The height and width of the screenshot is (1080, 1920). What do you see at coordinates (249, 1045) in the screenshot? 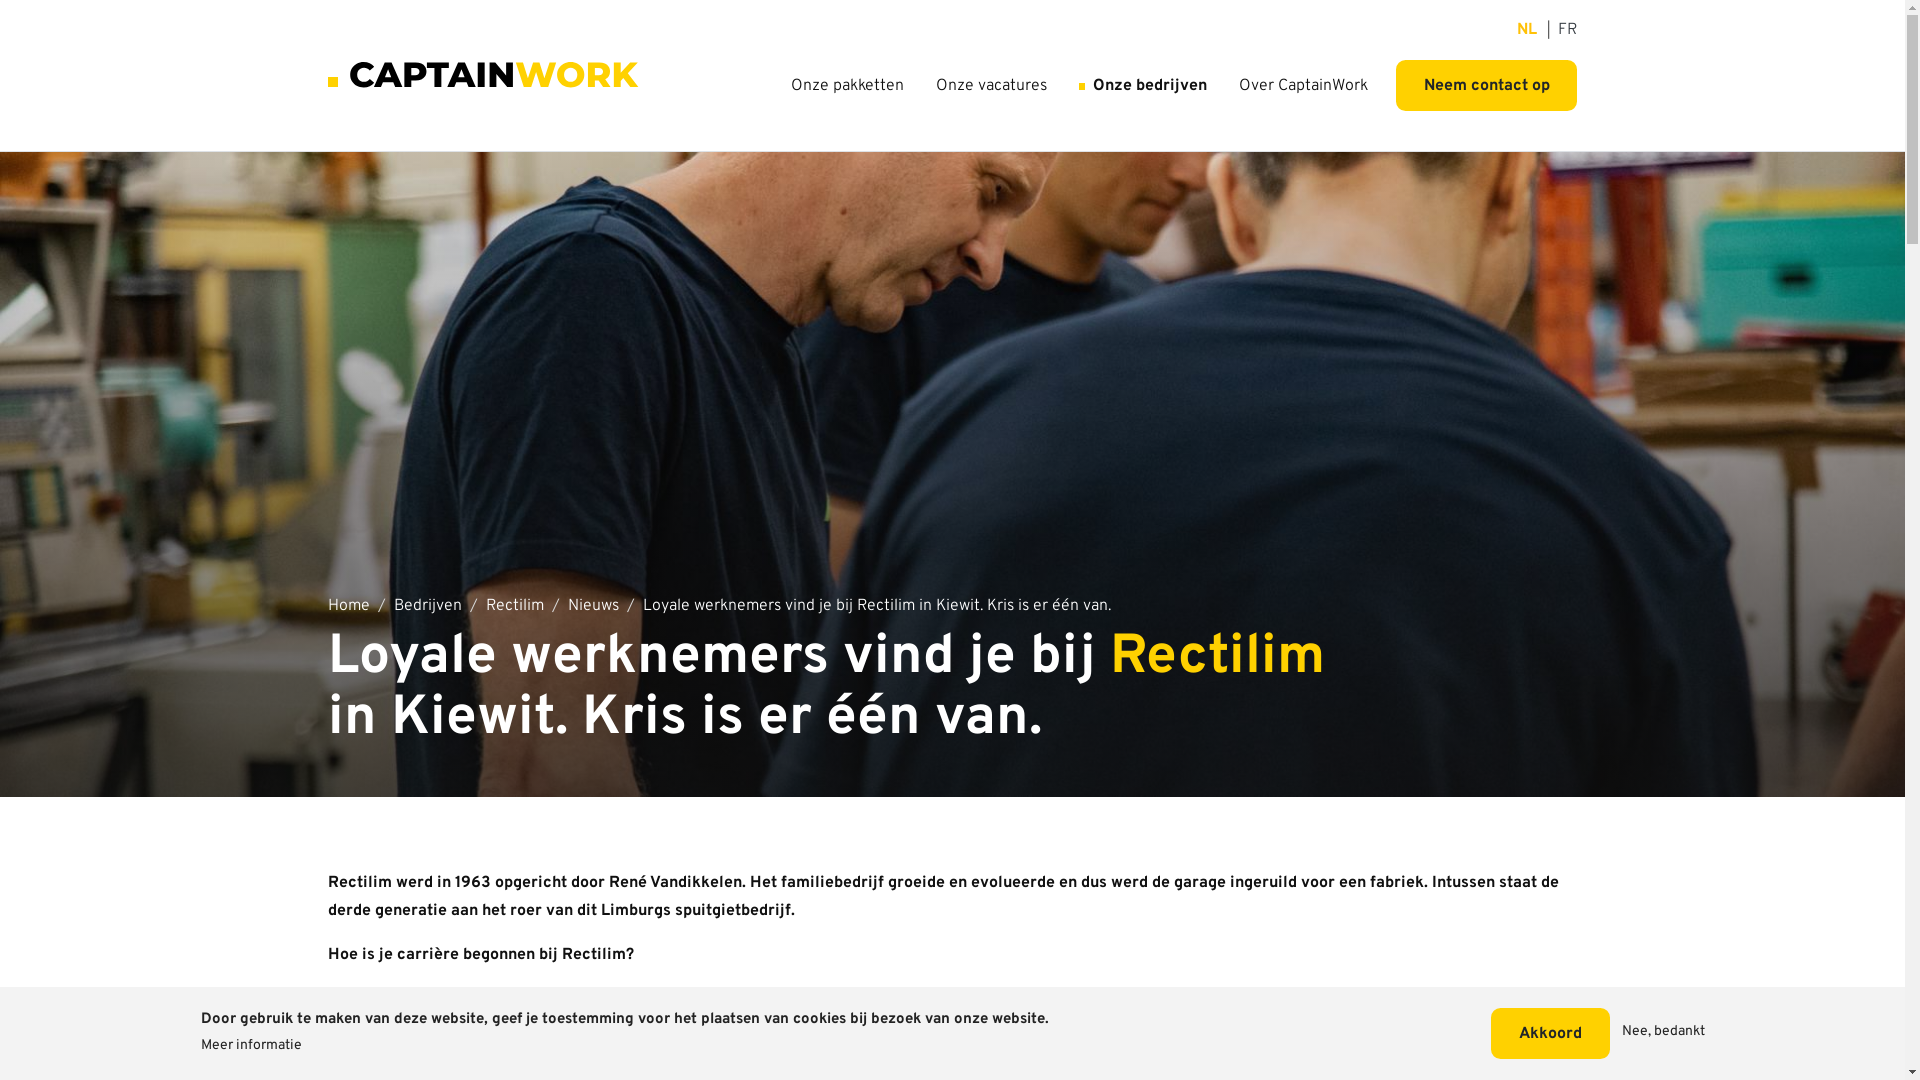
I see `'Meer informatie'` at bounding box center [249, 1045].